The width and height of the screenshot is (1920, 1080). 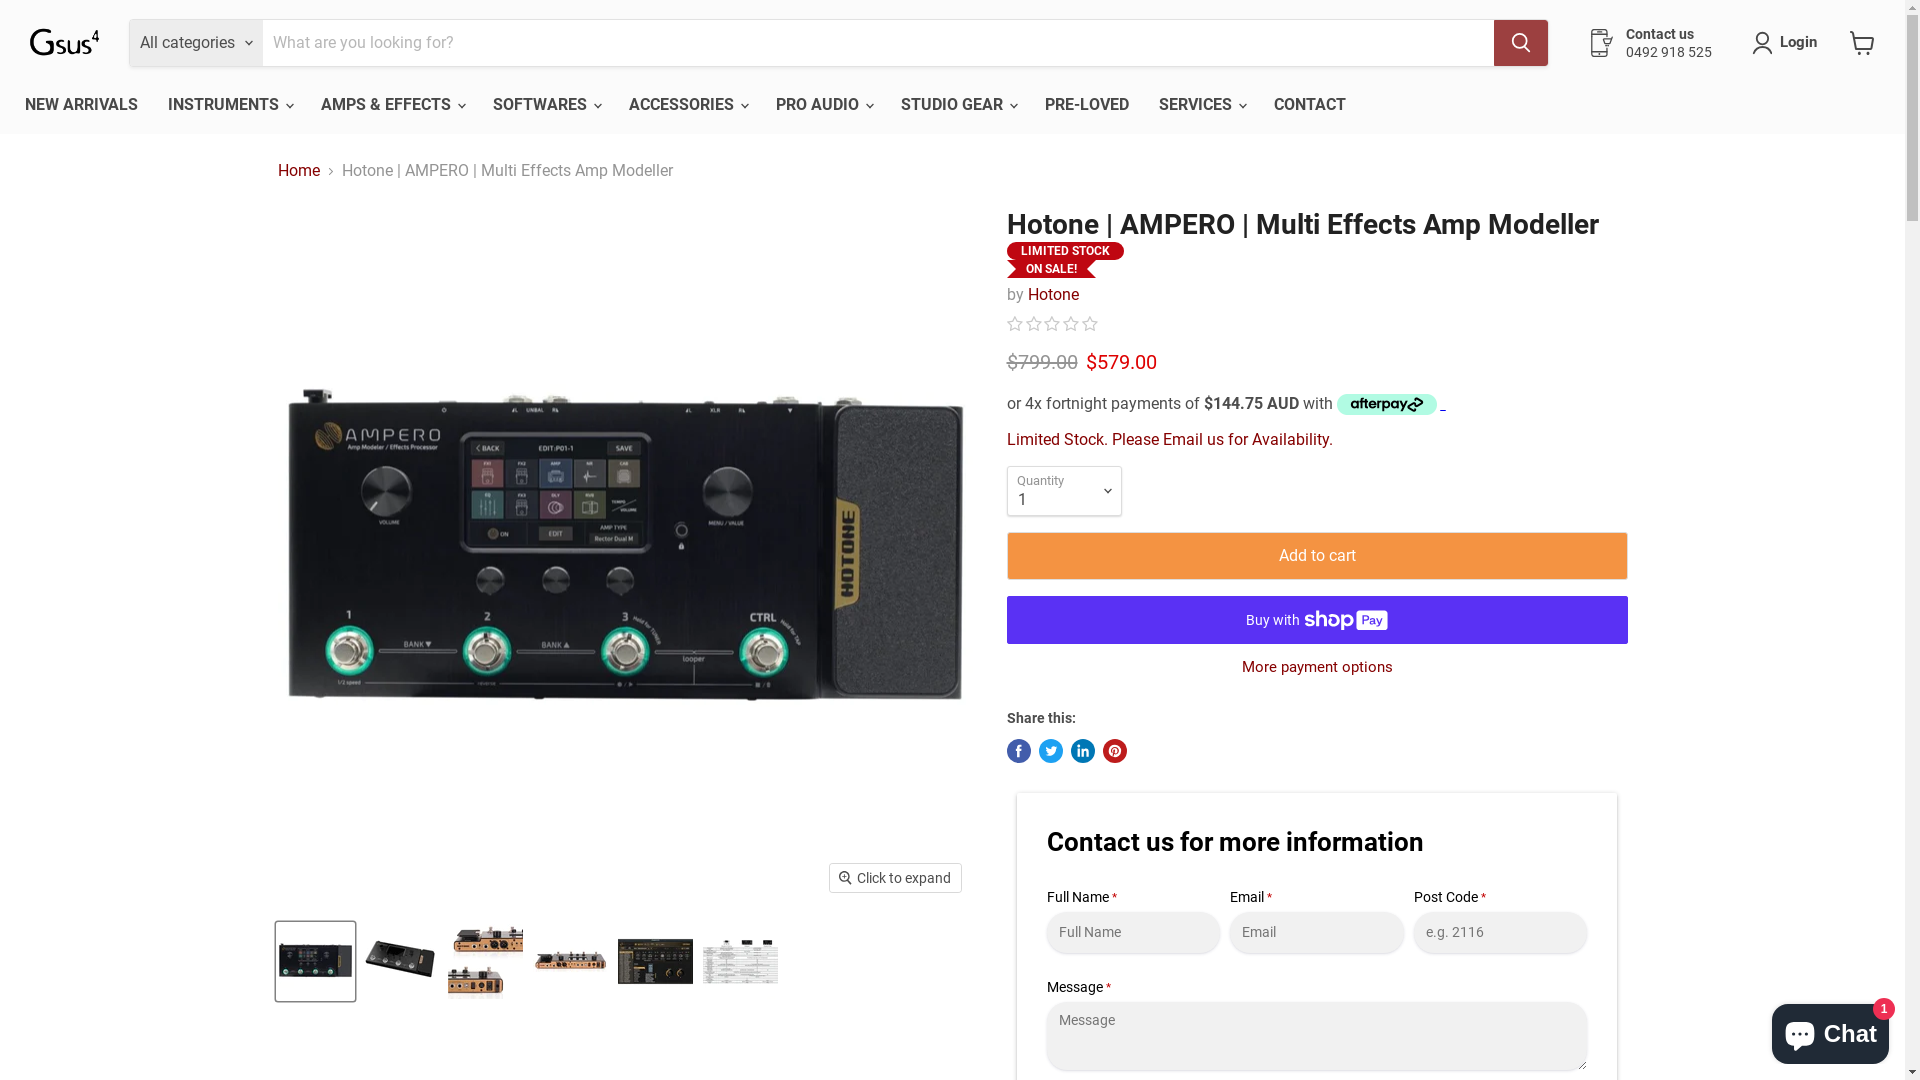 What do you see at coordinates (957, 104) in the screenshot?
I see `'STUDIO GEAR'` at bounding box center [957, 104].